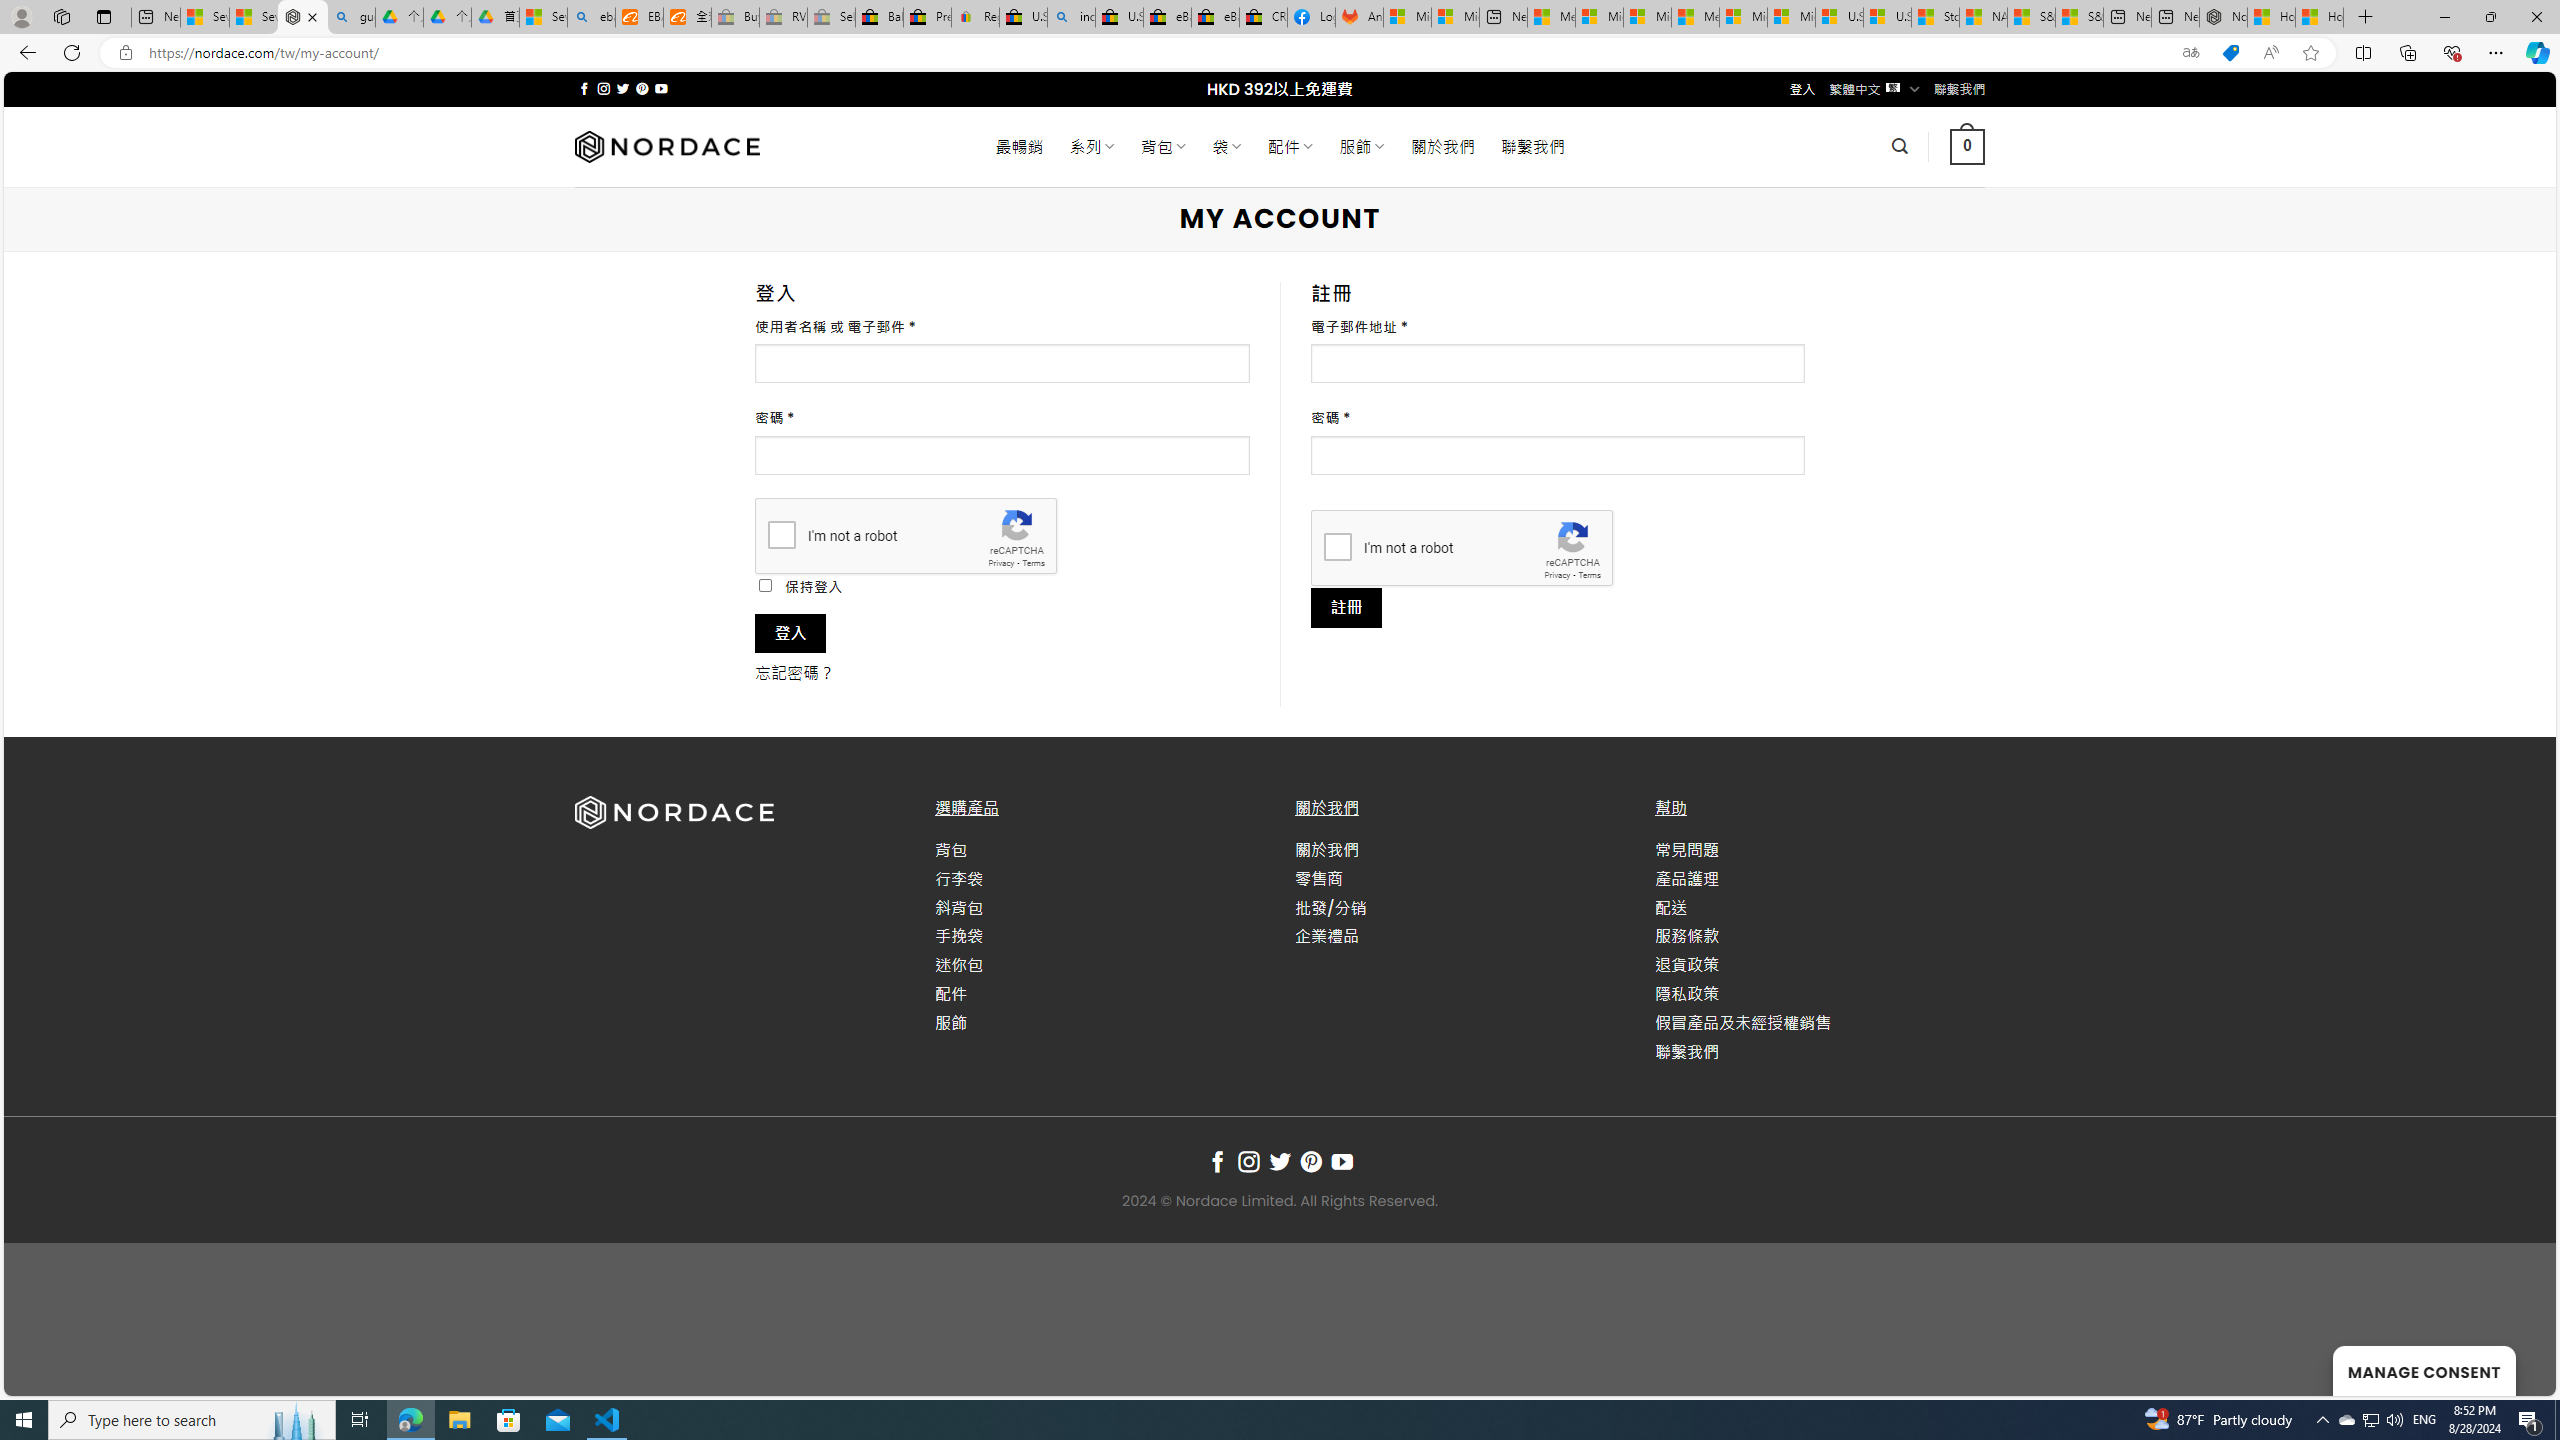  What do you see at coordinates (2079, 16) in the screenshot?
I see `'S&P 500, Nasdaq end lower, weighed by Nvidia dip | Watch'` at bounding box center [2079, 16].